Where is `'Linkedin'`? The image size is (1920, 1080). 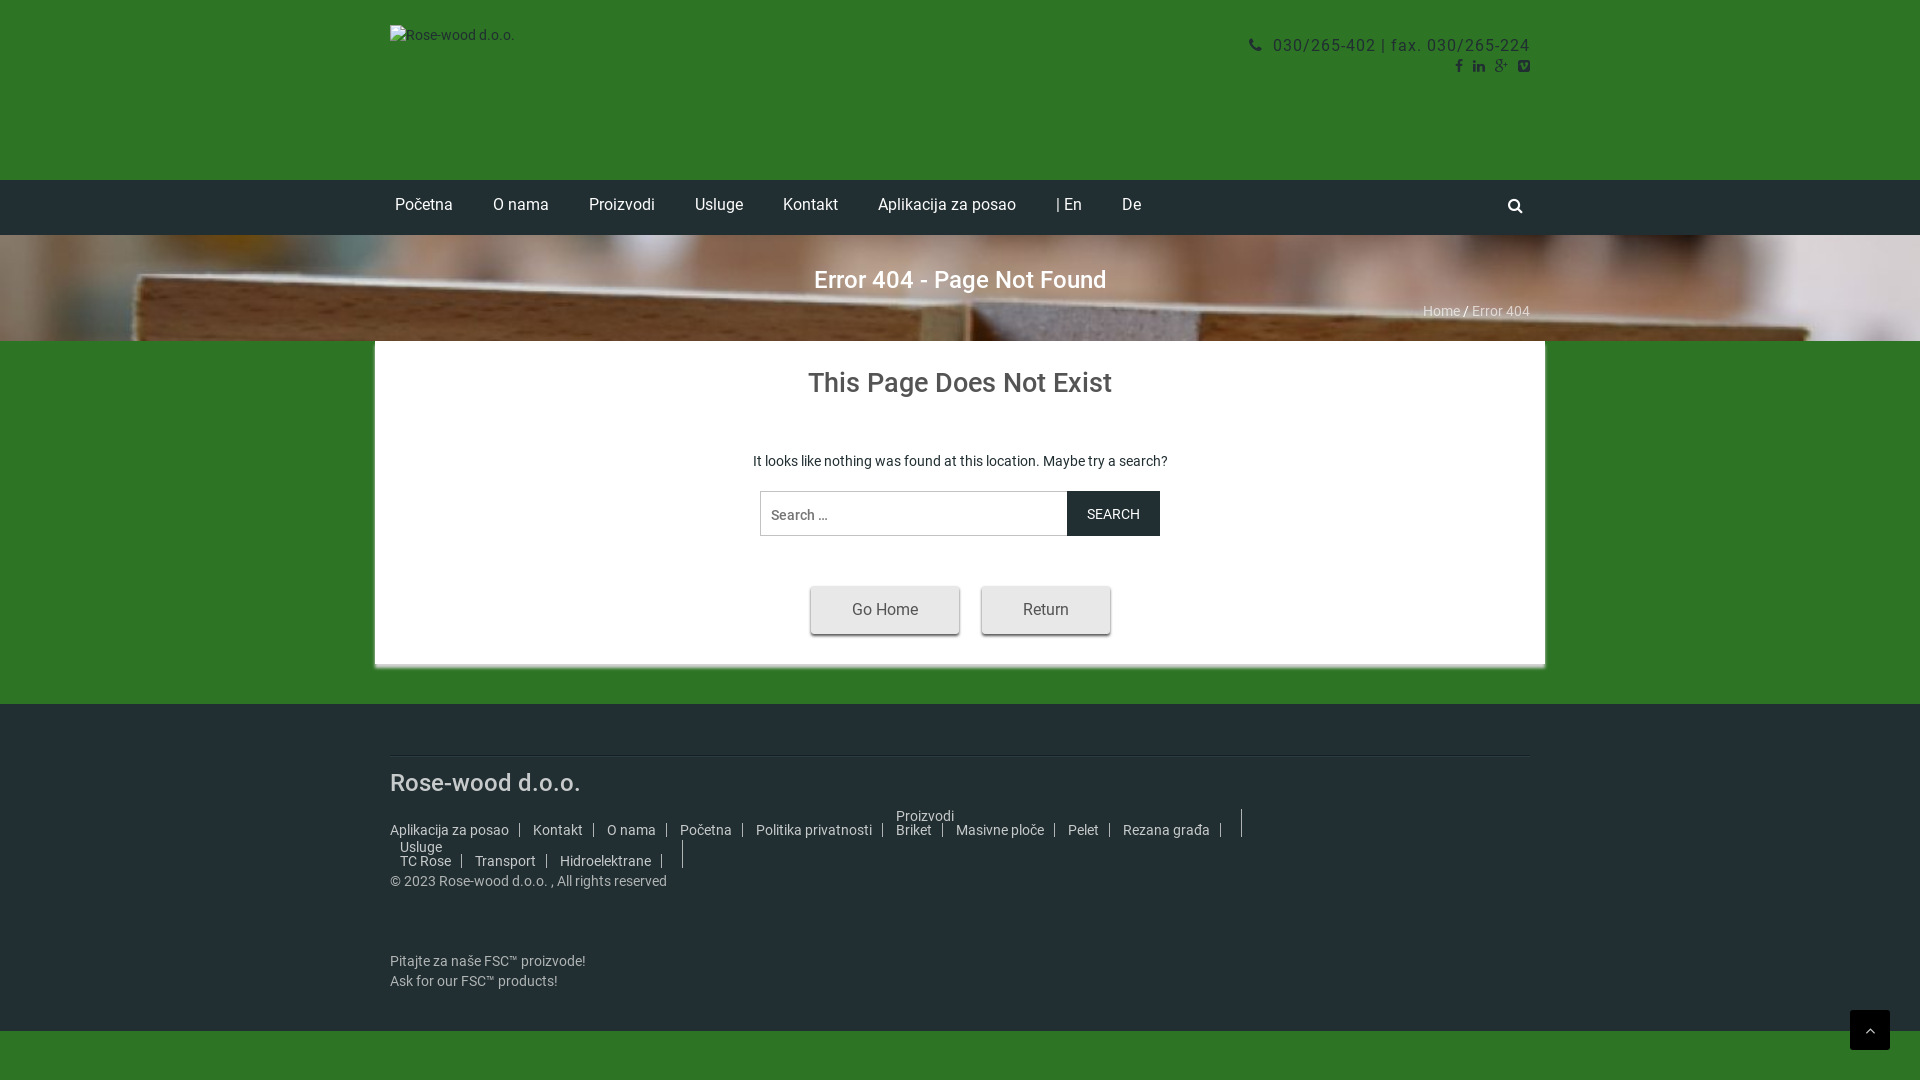 'Linkedin' is located at coordinates (1478, 64).